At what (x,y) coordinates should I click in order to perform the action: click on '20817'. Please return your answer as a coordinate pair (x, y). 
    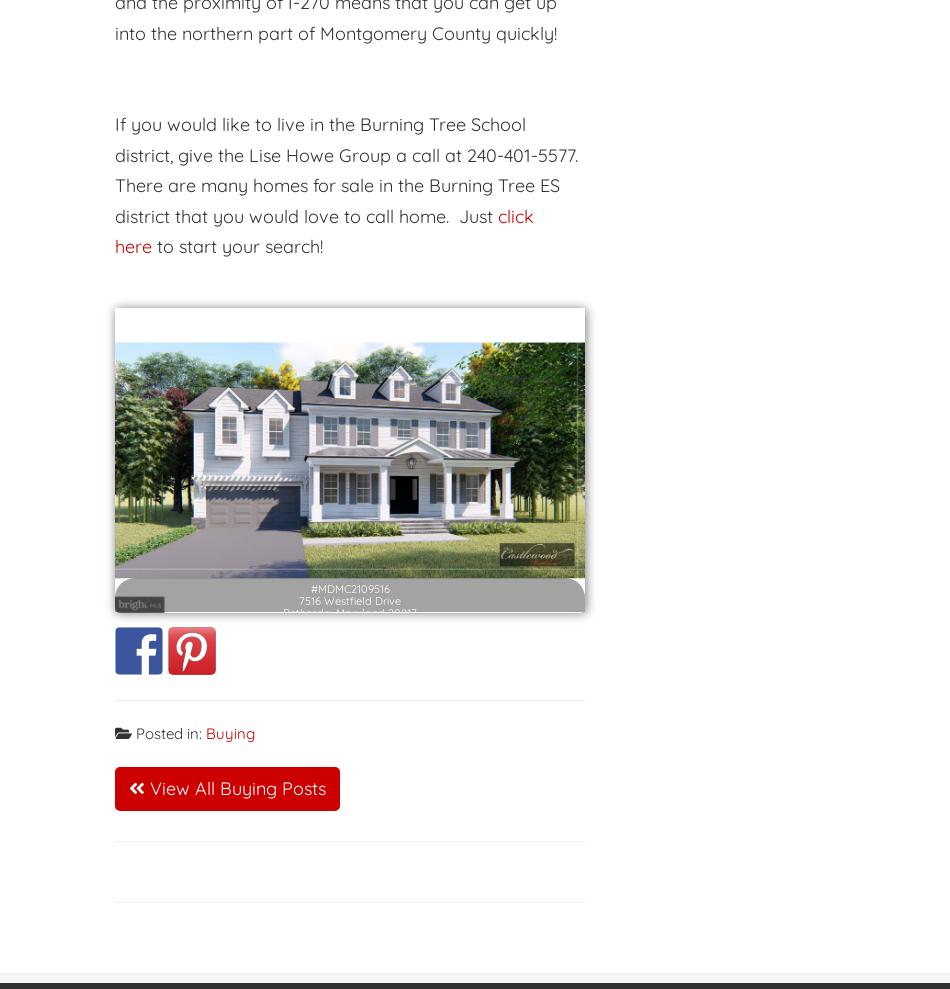
    Looking at the image, I should click on (401, 597).